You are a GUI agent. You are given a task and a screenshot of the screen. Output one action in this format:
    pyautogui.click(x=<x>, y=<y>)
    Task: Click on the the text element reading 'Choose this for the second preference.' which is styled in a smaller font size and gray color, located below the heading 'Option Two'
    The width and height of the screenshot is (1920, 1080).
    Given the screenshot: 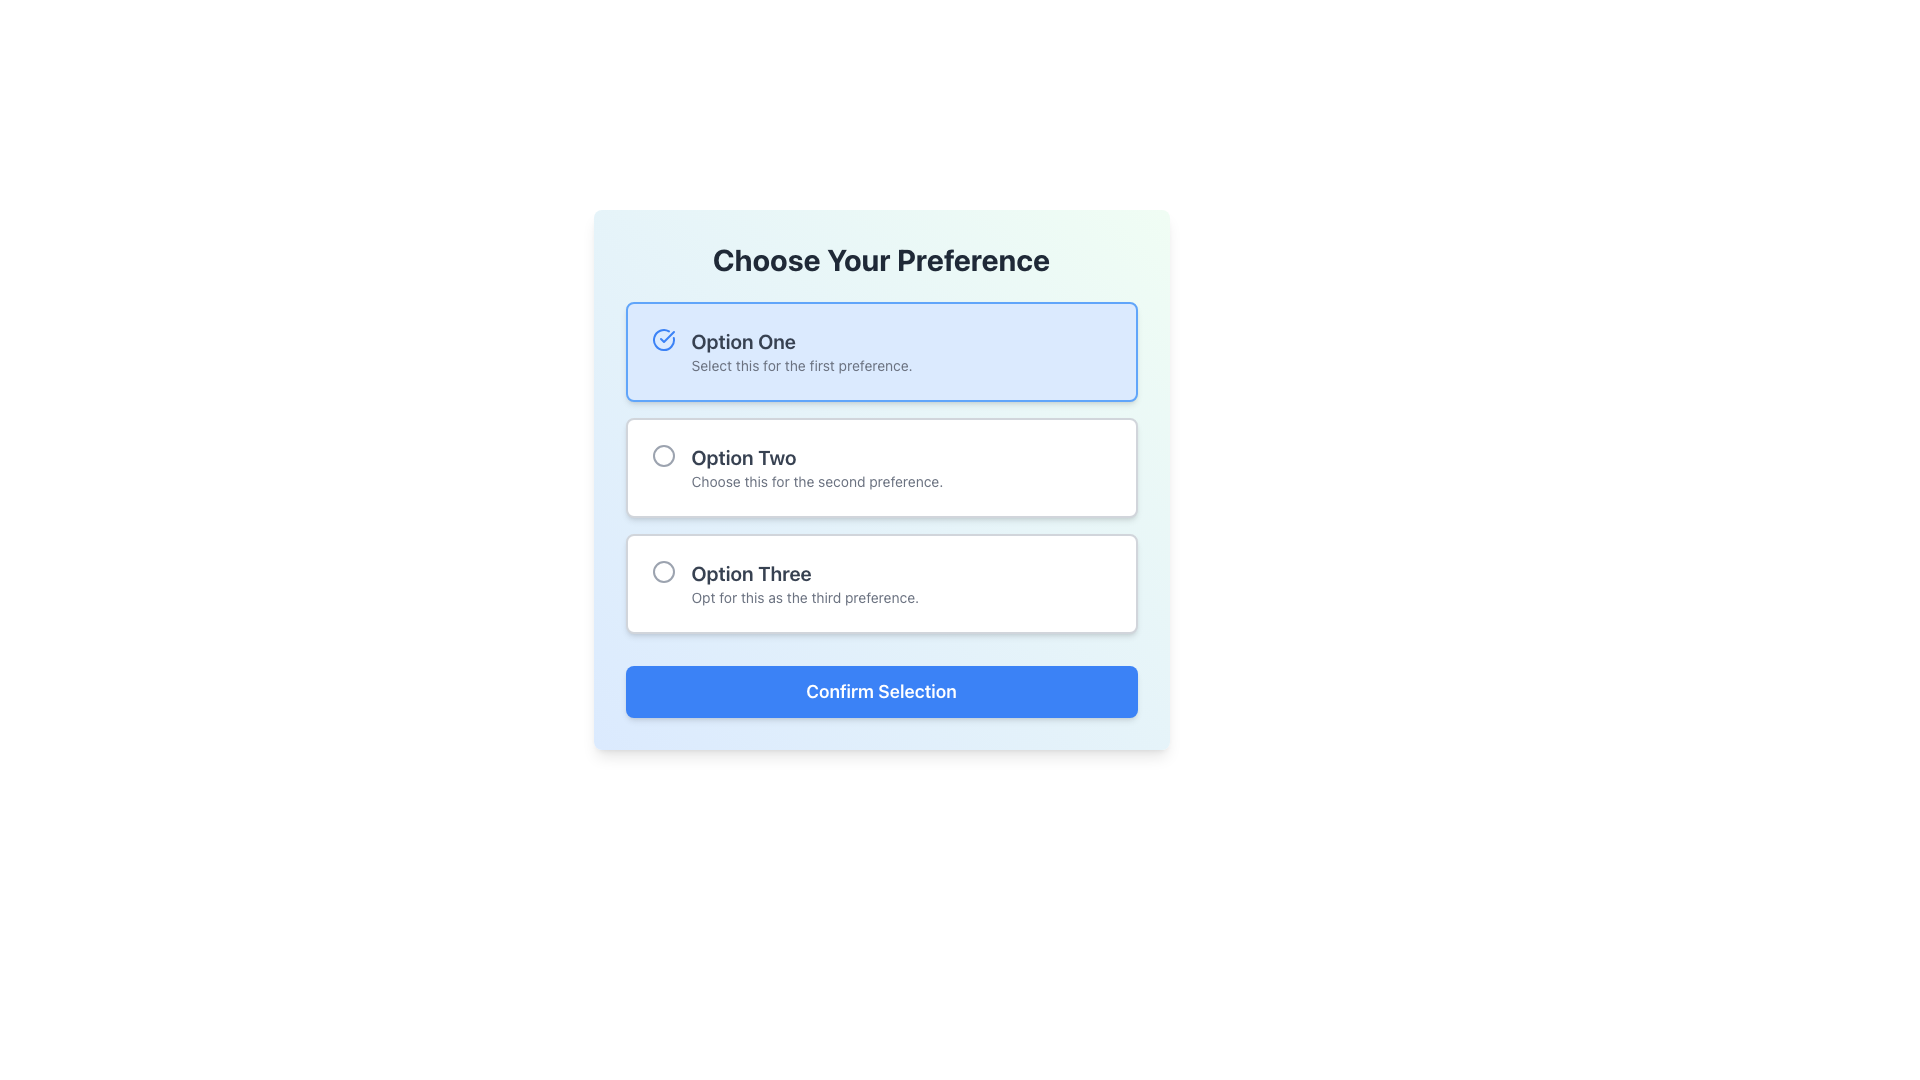 What is the action you would take?
    pyautogui.click(x=817, y=482)
    